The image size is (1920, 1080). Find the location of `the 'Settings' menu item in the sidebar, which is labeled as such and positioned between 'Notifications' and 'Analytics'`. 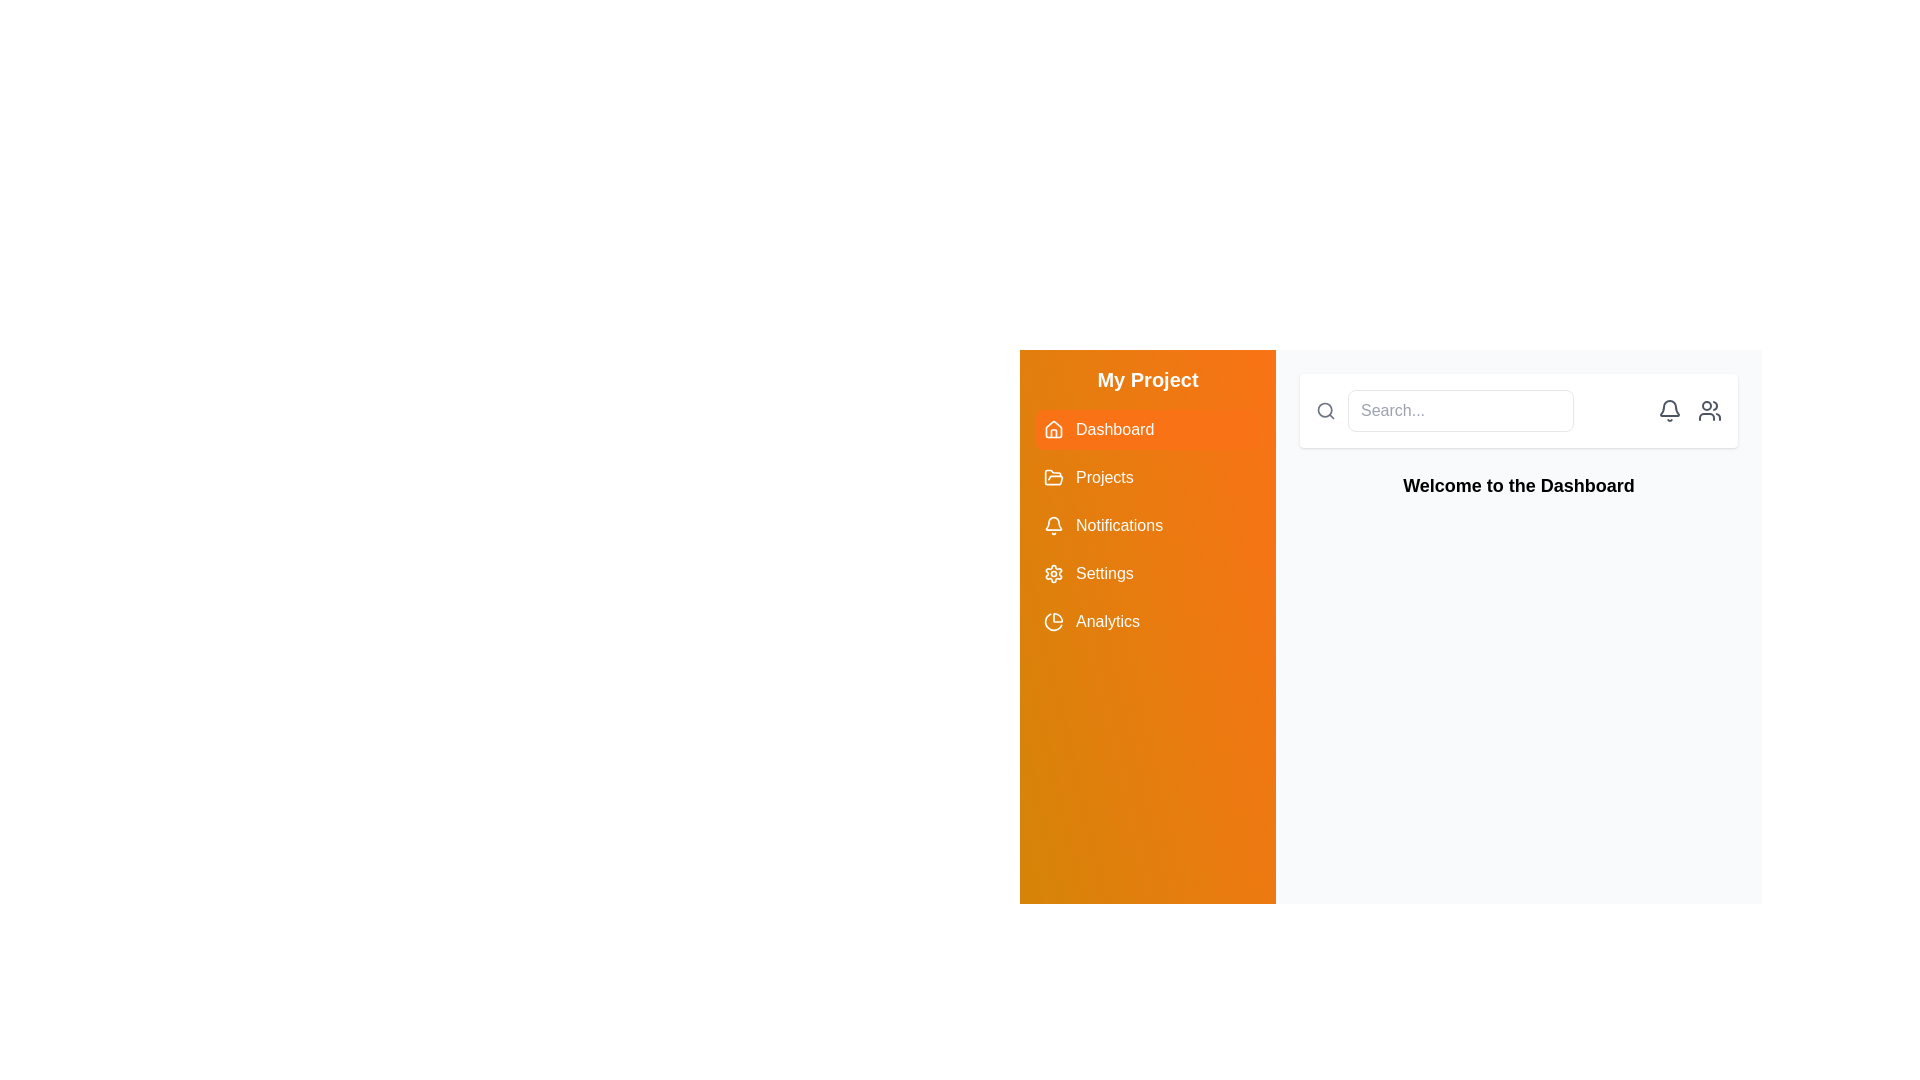

the 'Settings' menu item in the sidebar, which is labeled as such and positioned between 'Notifications' and 'Analytics' is located at coordinates (1103, 574).